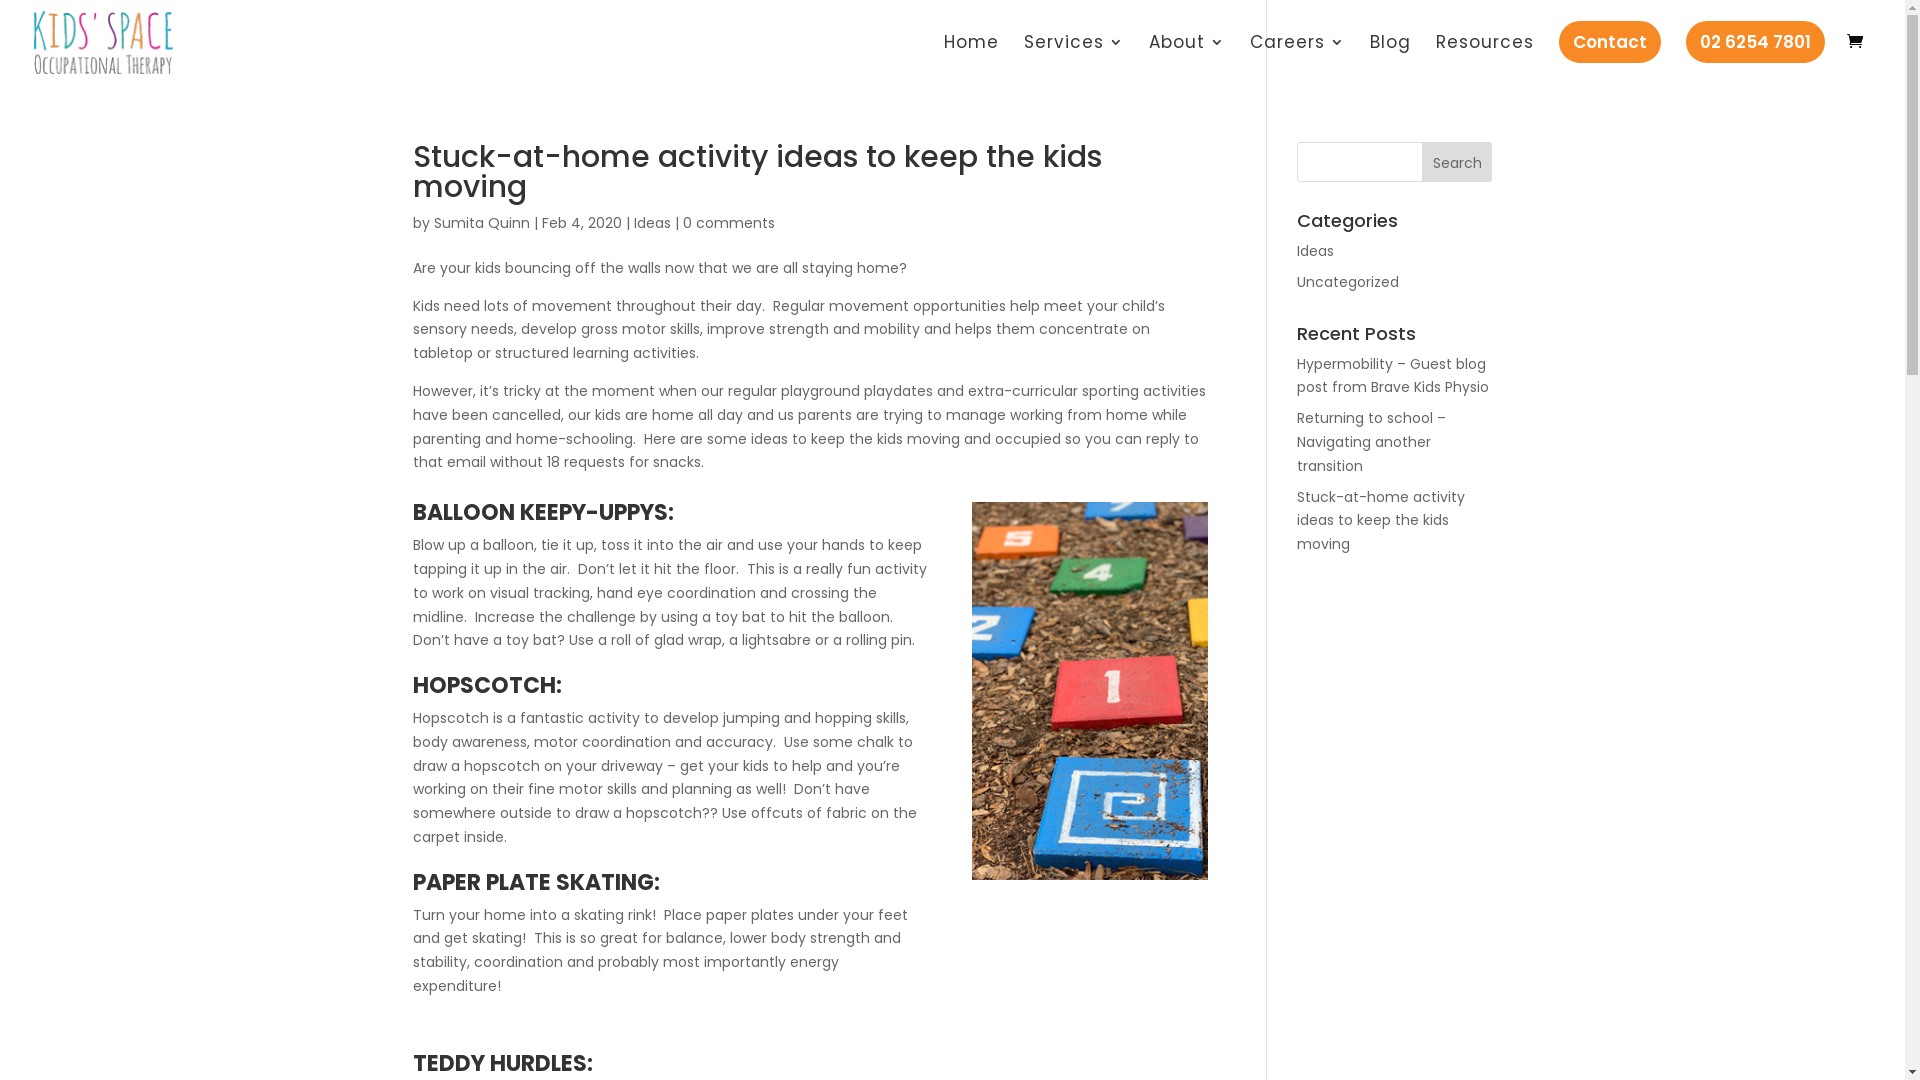  What do you see at coordinates (971, 57) in the screenshot?
I see `'Home'` at bounding box center [971, 57].